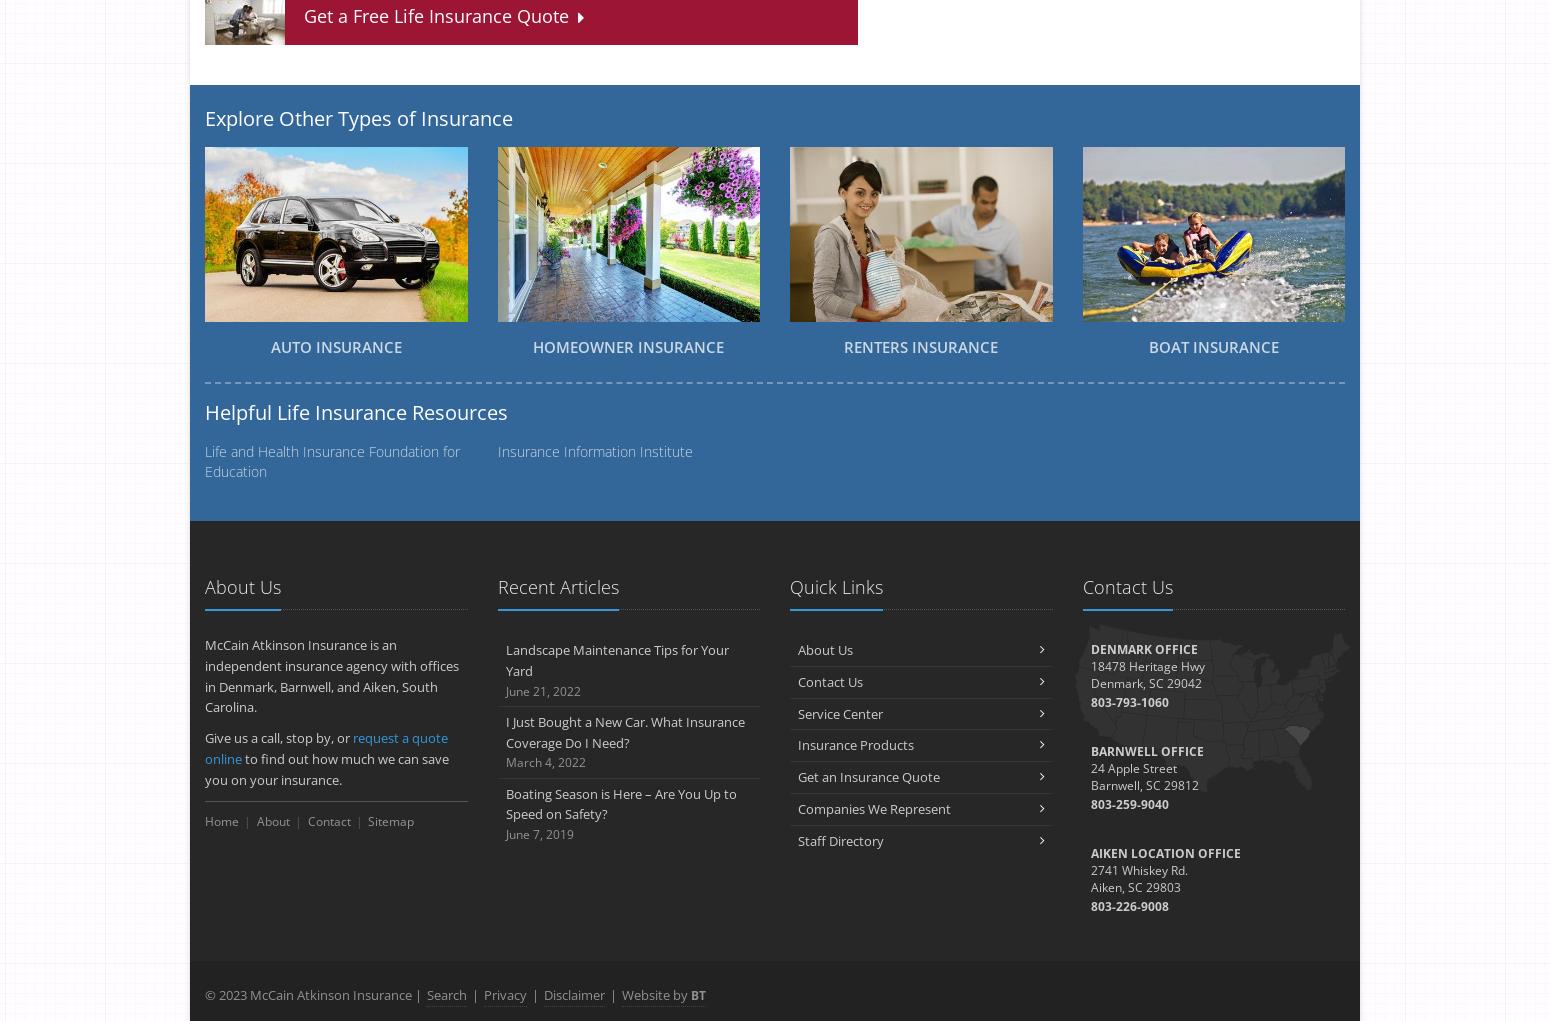 This screenshot has width=1550, height=1021. Describe the element at coordinates (204, 748) in the screenshot. I see `'request a quote online'` at that location.